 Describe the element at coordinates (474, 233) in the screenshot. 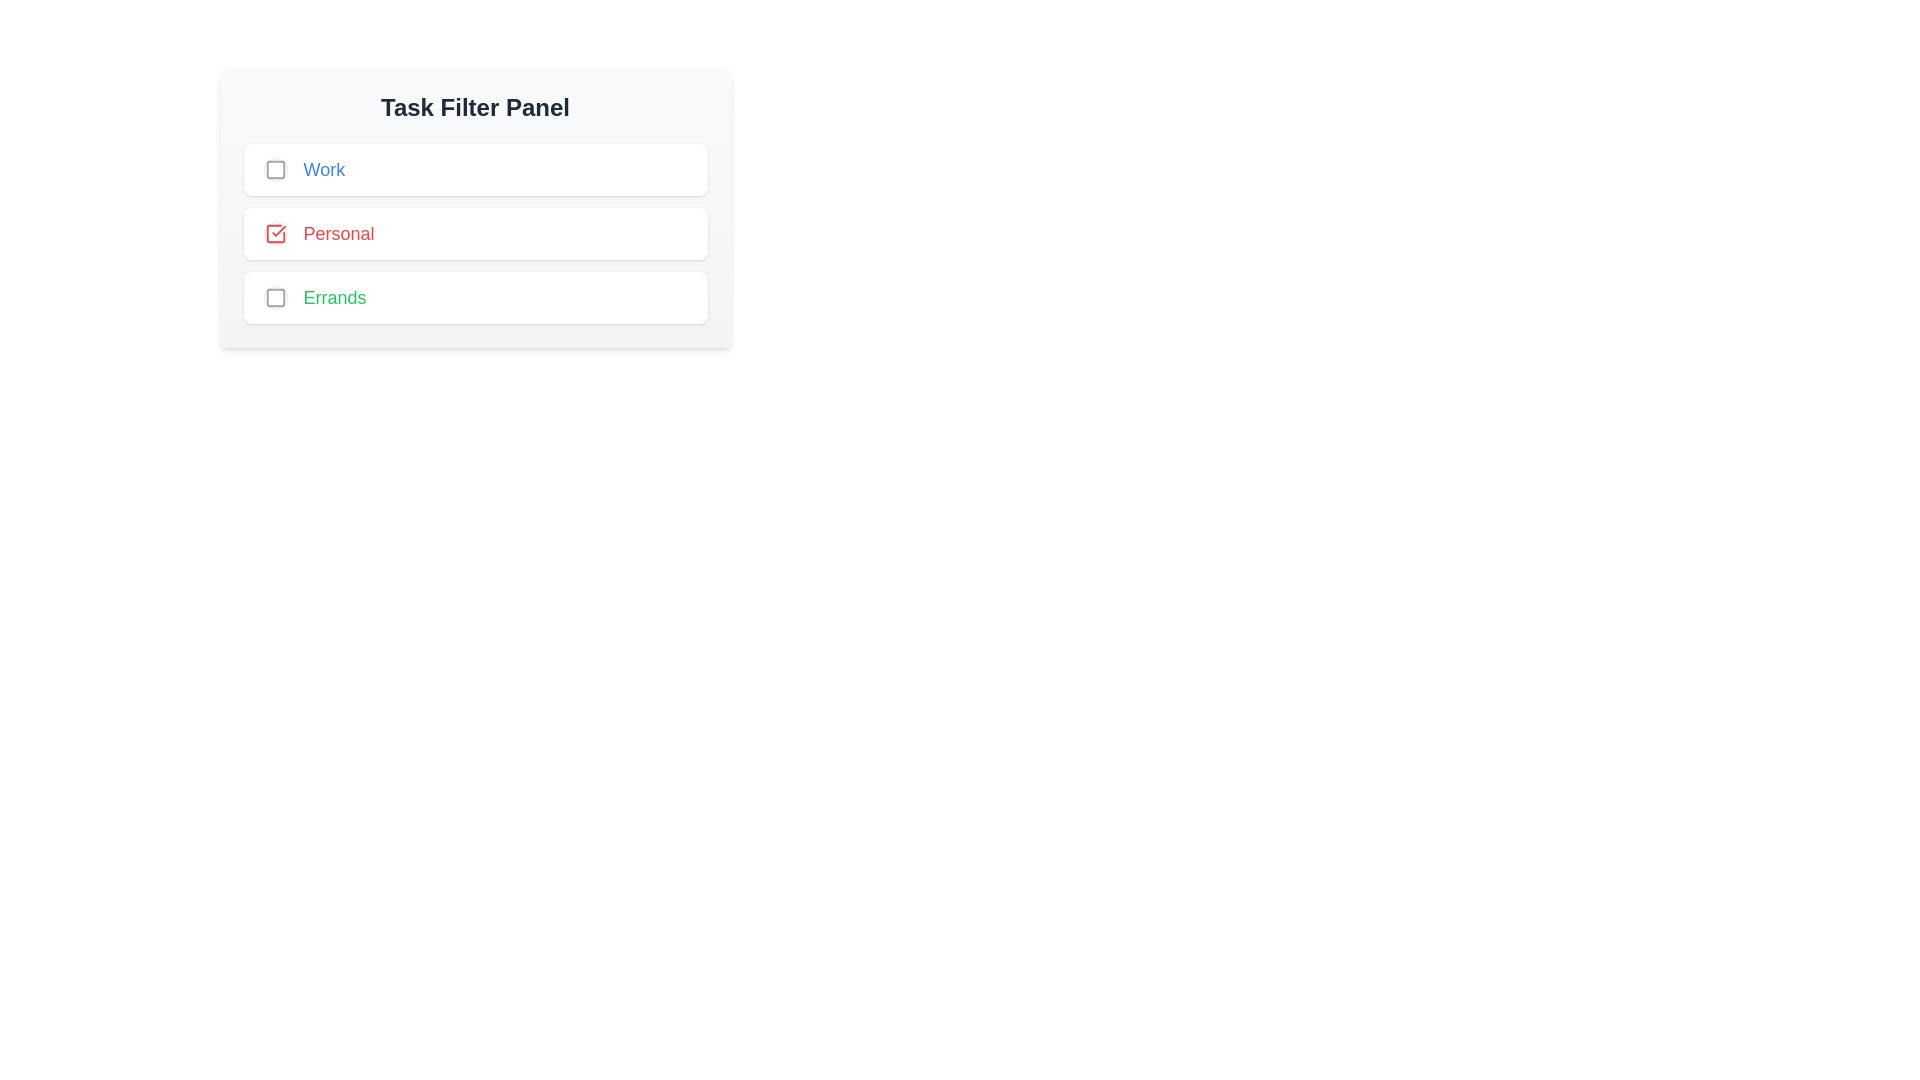

I see `the checkbox in the 'Personal' row within the 'Task Filter Panel' to filter tasks` at that location.